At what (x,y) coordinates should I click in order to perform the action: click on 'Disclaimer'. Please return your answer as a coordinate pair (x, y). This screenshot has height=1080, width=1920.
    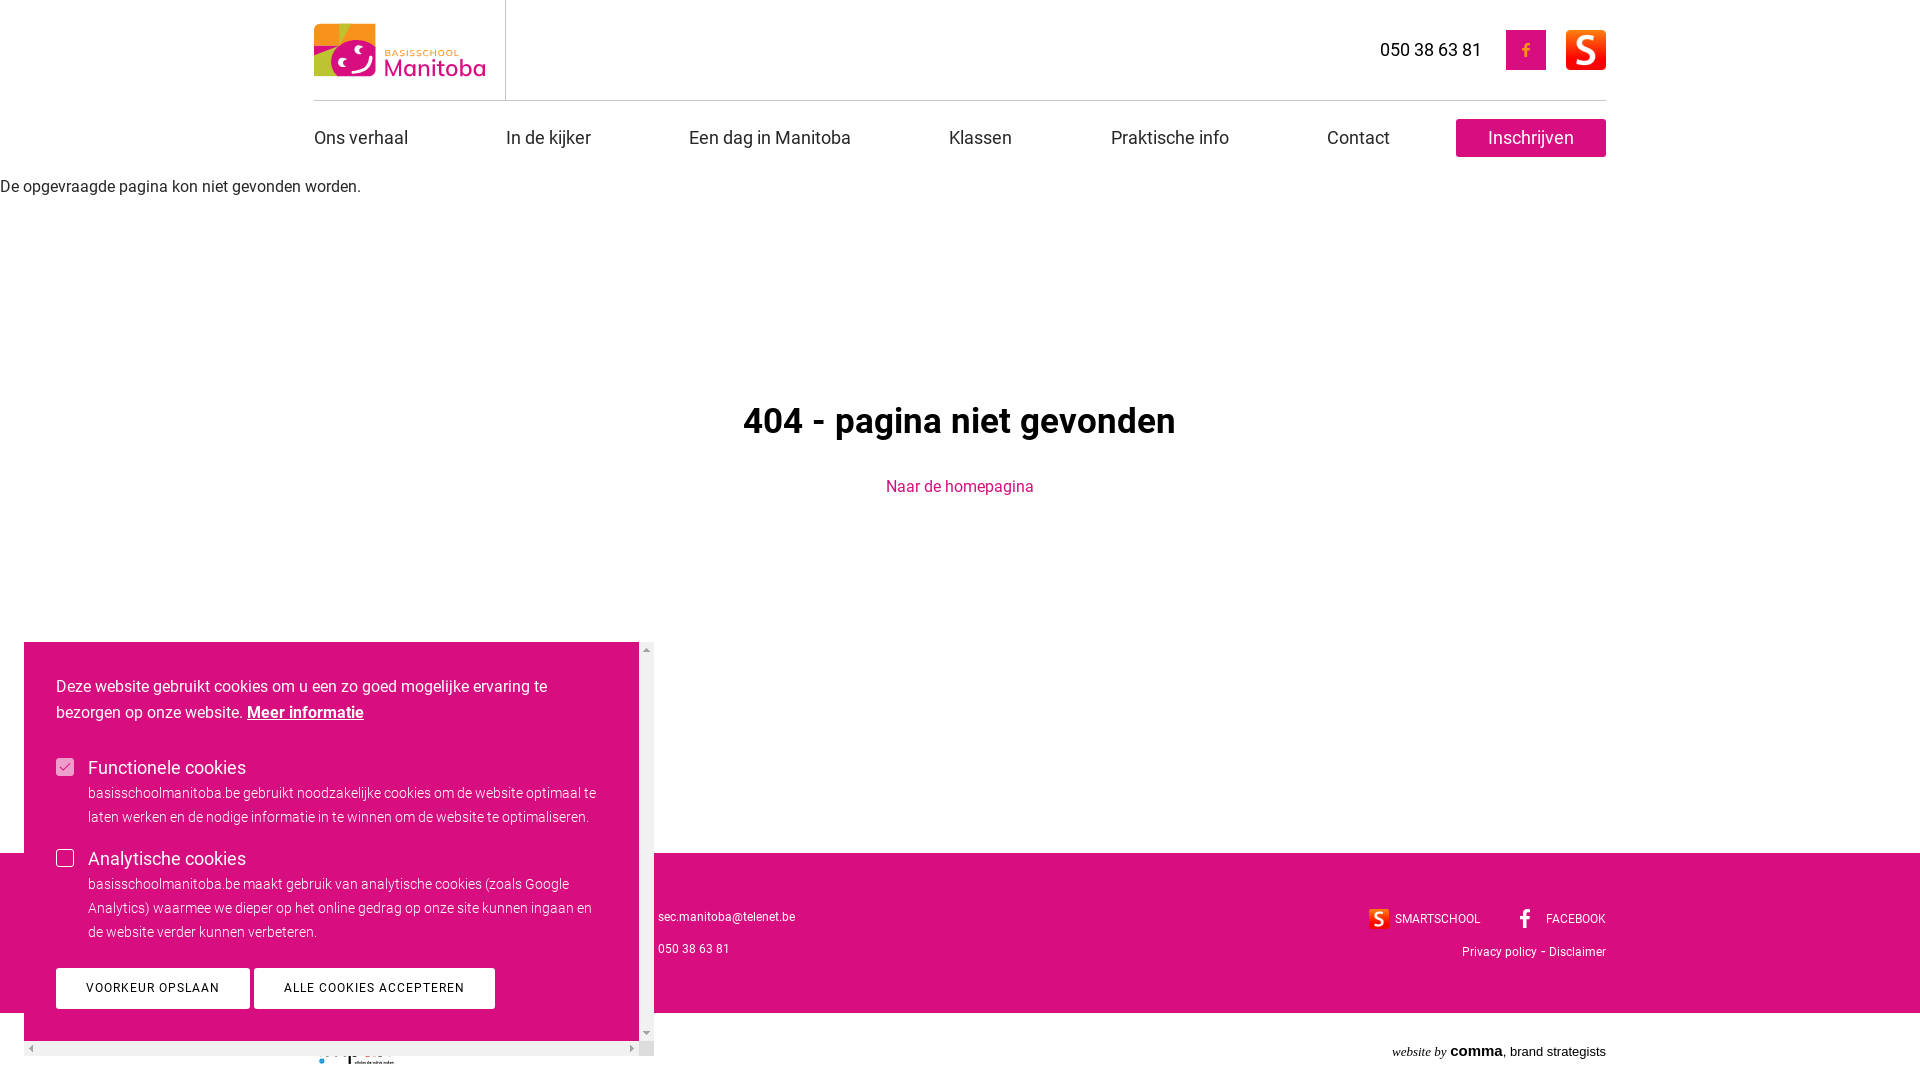
    Looking at the image, I should click on (1576, 951).